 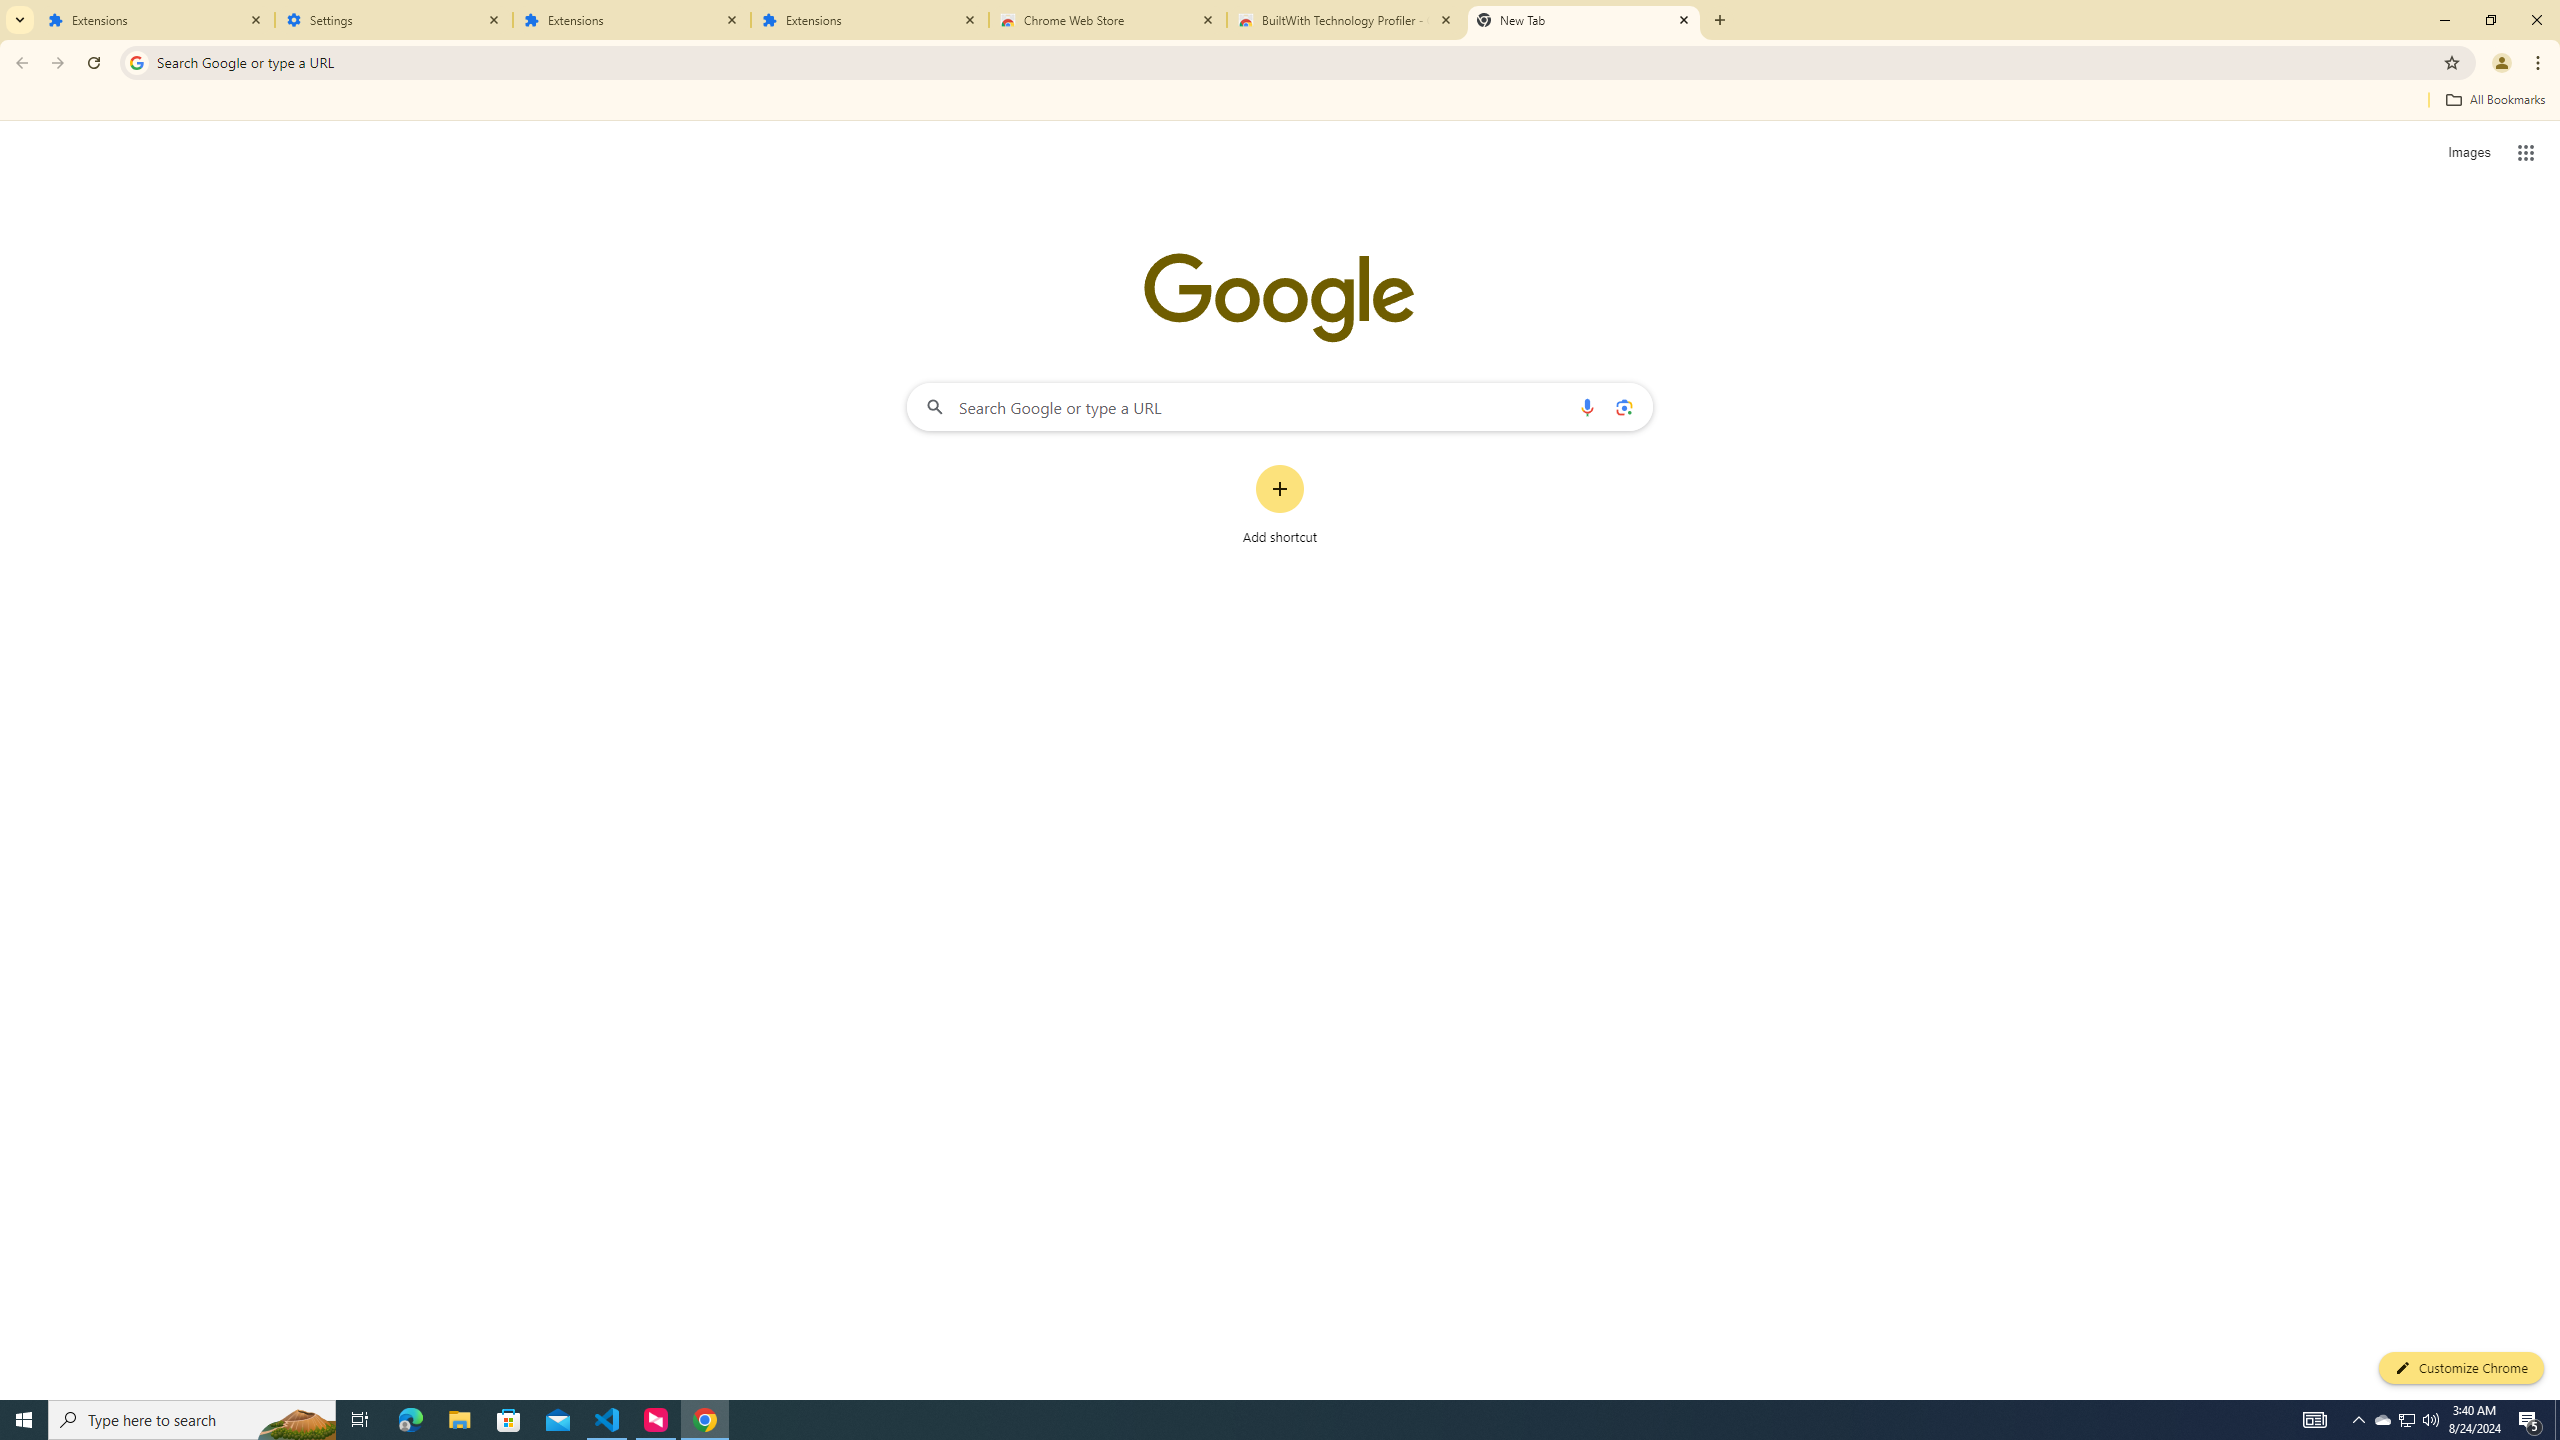 I want to click on 'Search tabs', so click(x=19, y=19).